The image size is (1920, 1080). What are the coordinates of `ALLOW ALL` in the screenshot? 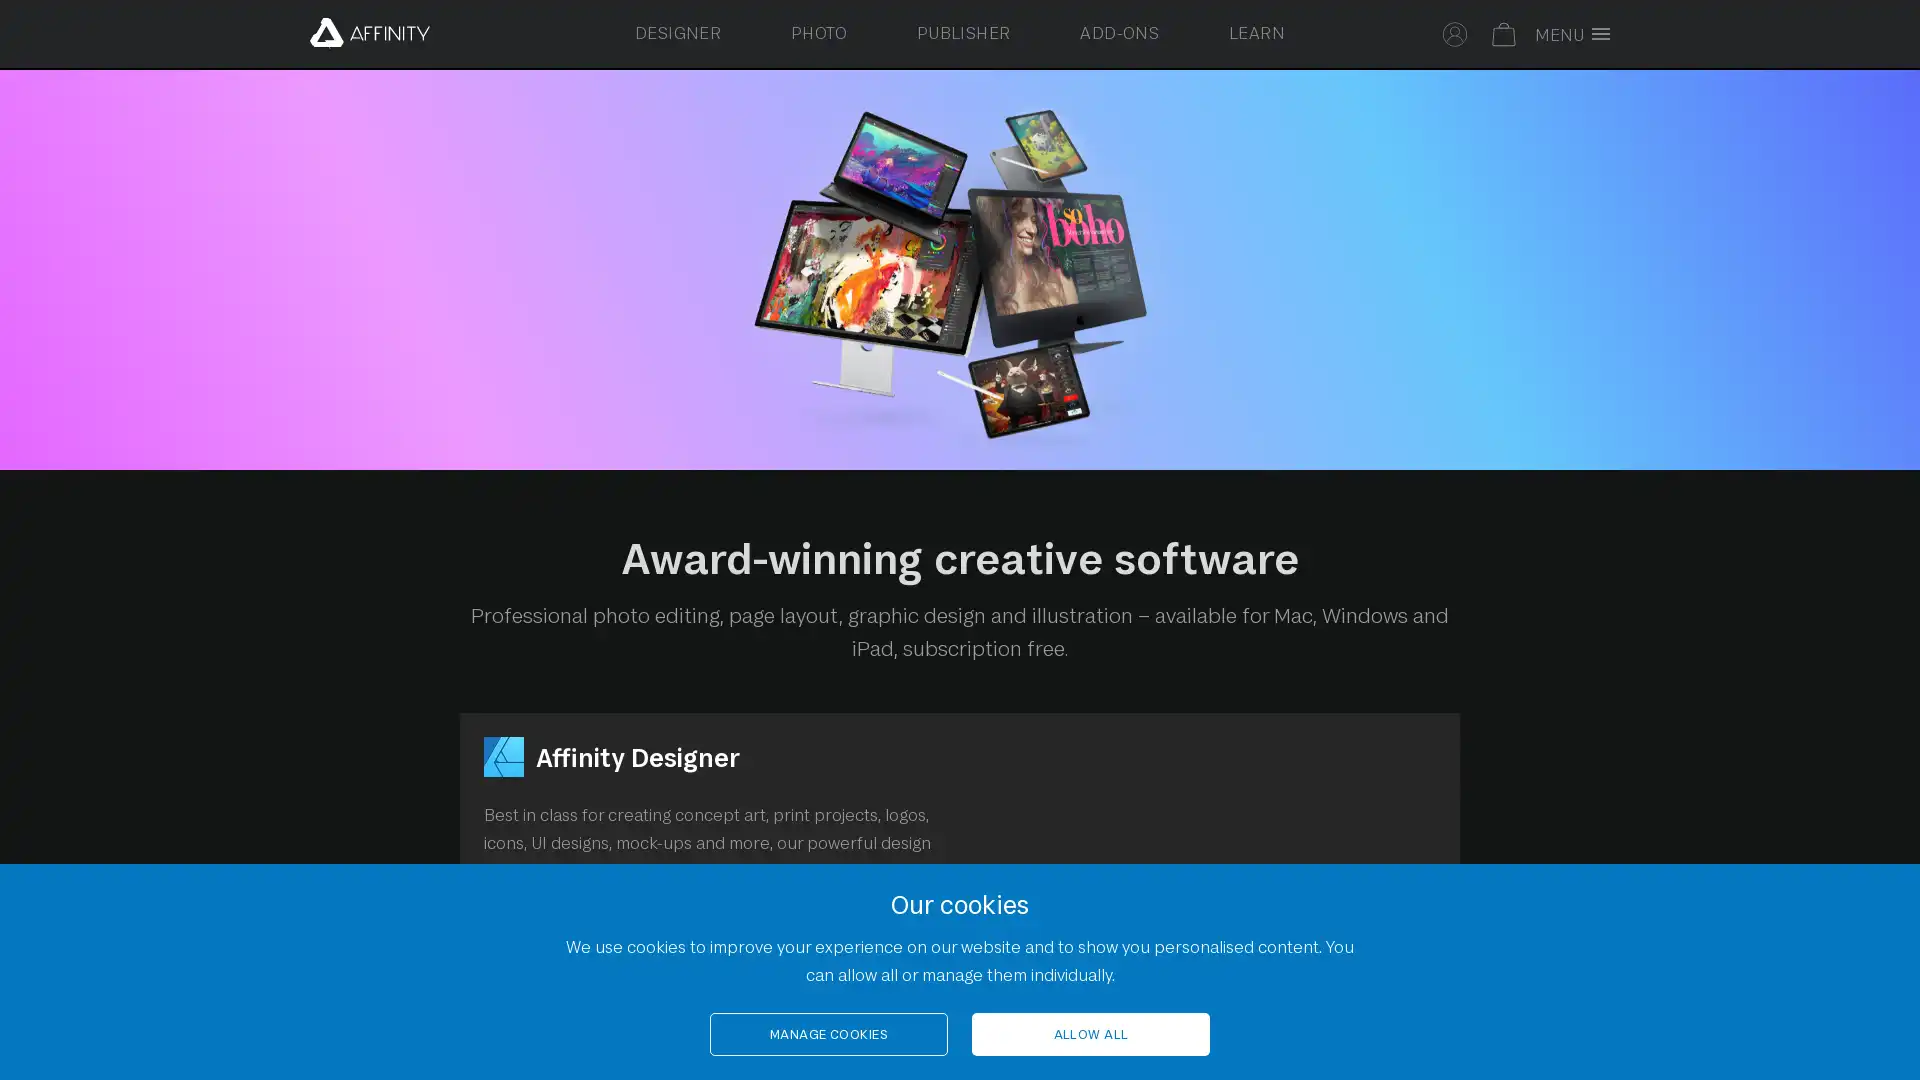 It's located at (1089, 1034).